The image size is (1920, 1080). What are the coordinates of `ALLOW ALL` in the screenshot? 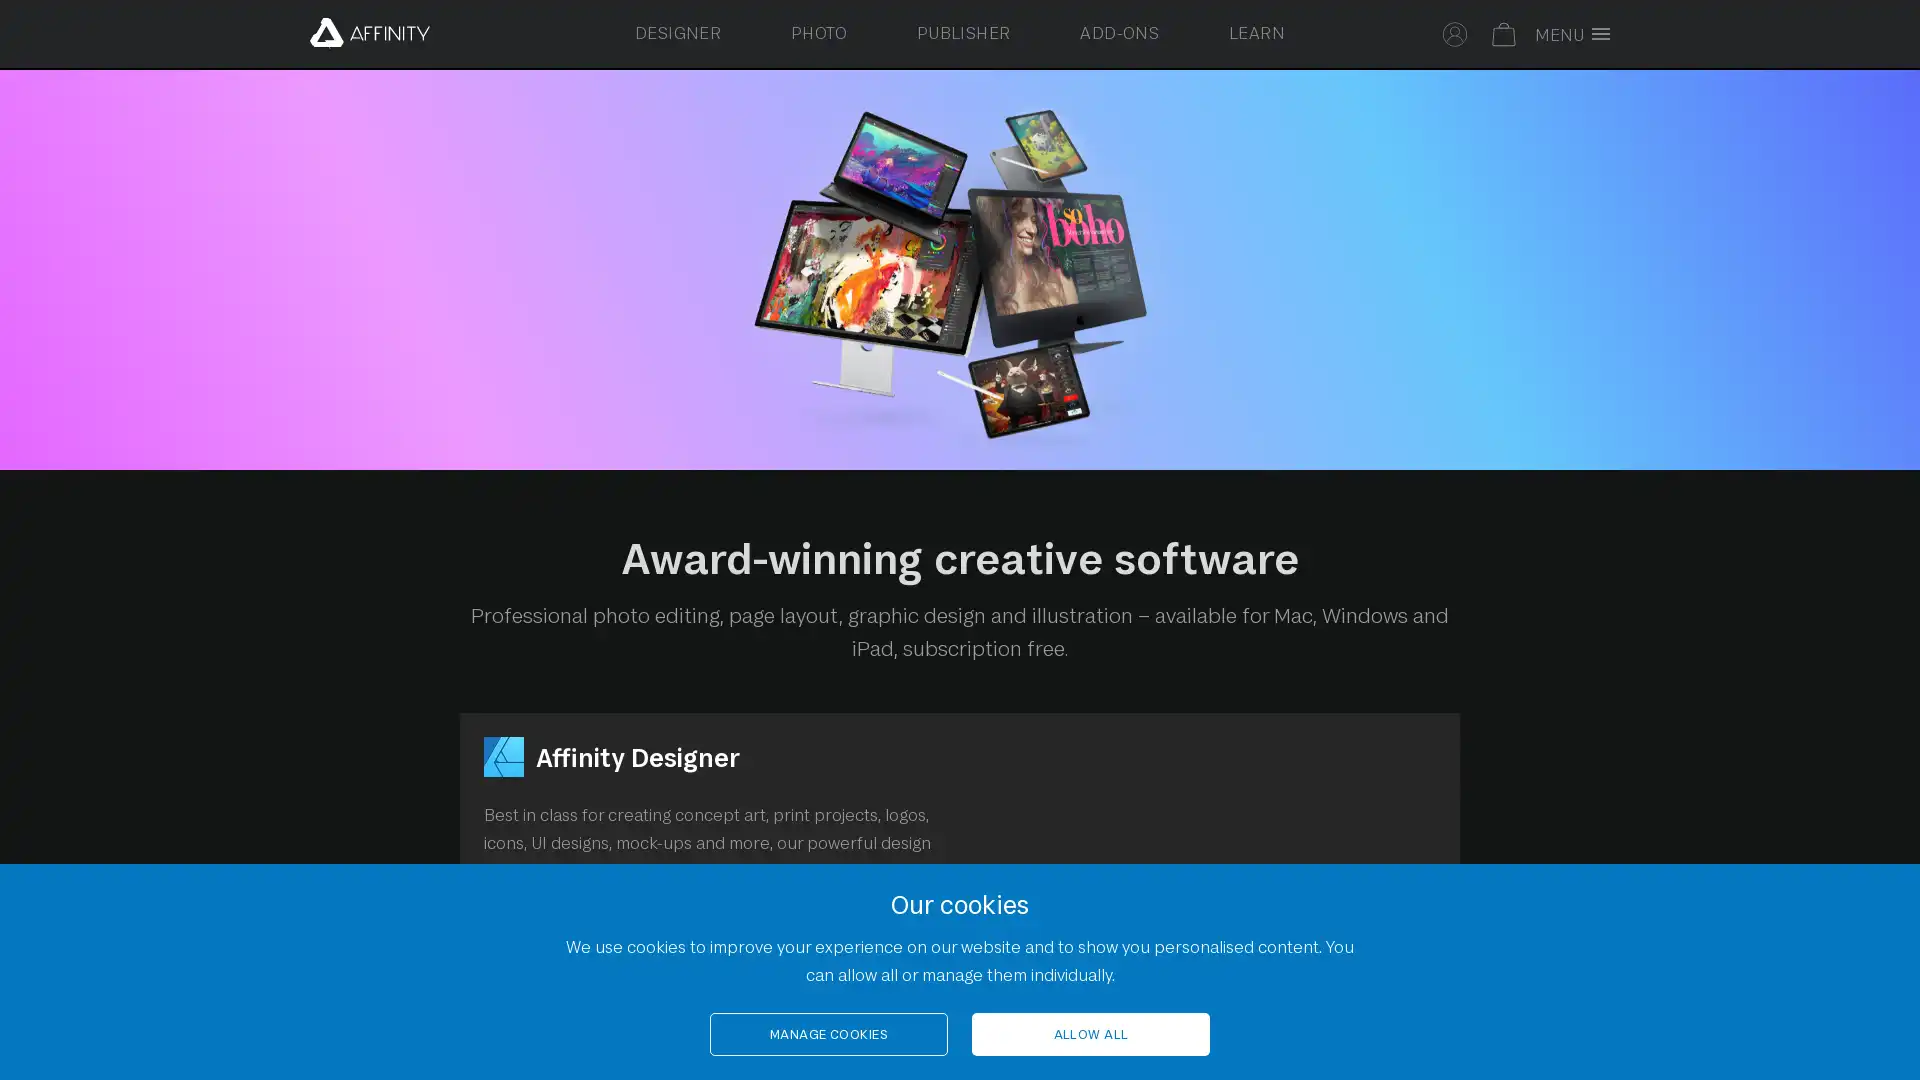 It's located at (1089, 1034).